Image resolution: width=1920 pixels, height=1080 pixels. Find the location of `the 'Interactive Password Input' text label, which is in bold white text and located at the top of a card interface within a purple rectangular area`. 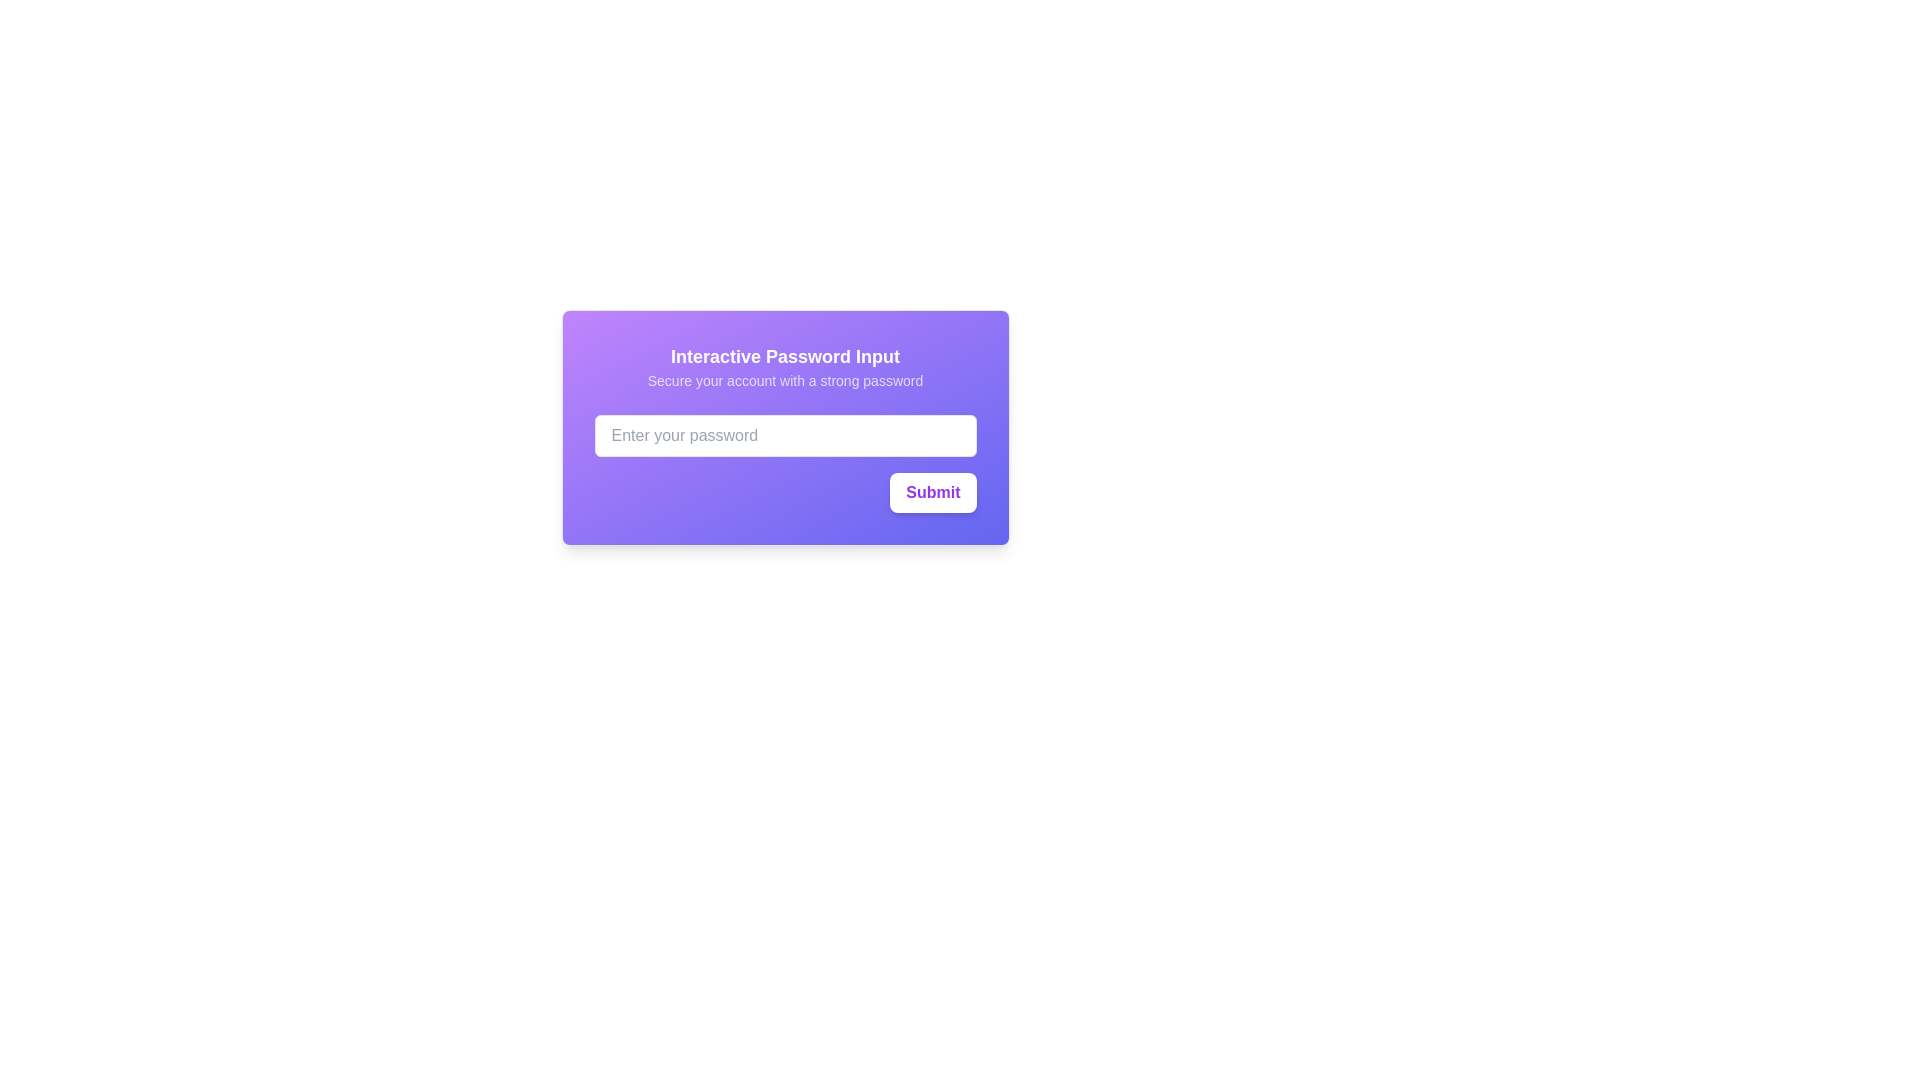

the 'Interactive Password Input' text label, which is in bold white text and located at the top of a card interface within a purple rectangular area is located at coordinates (784, 356).